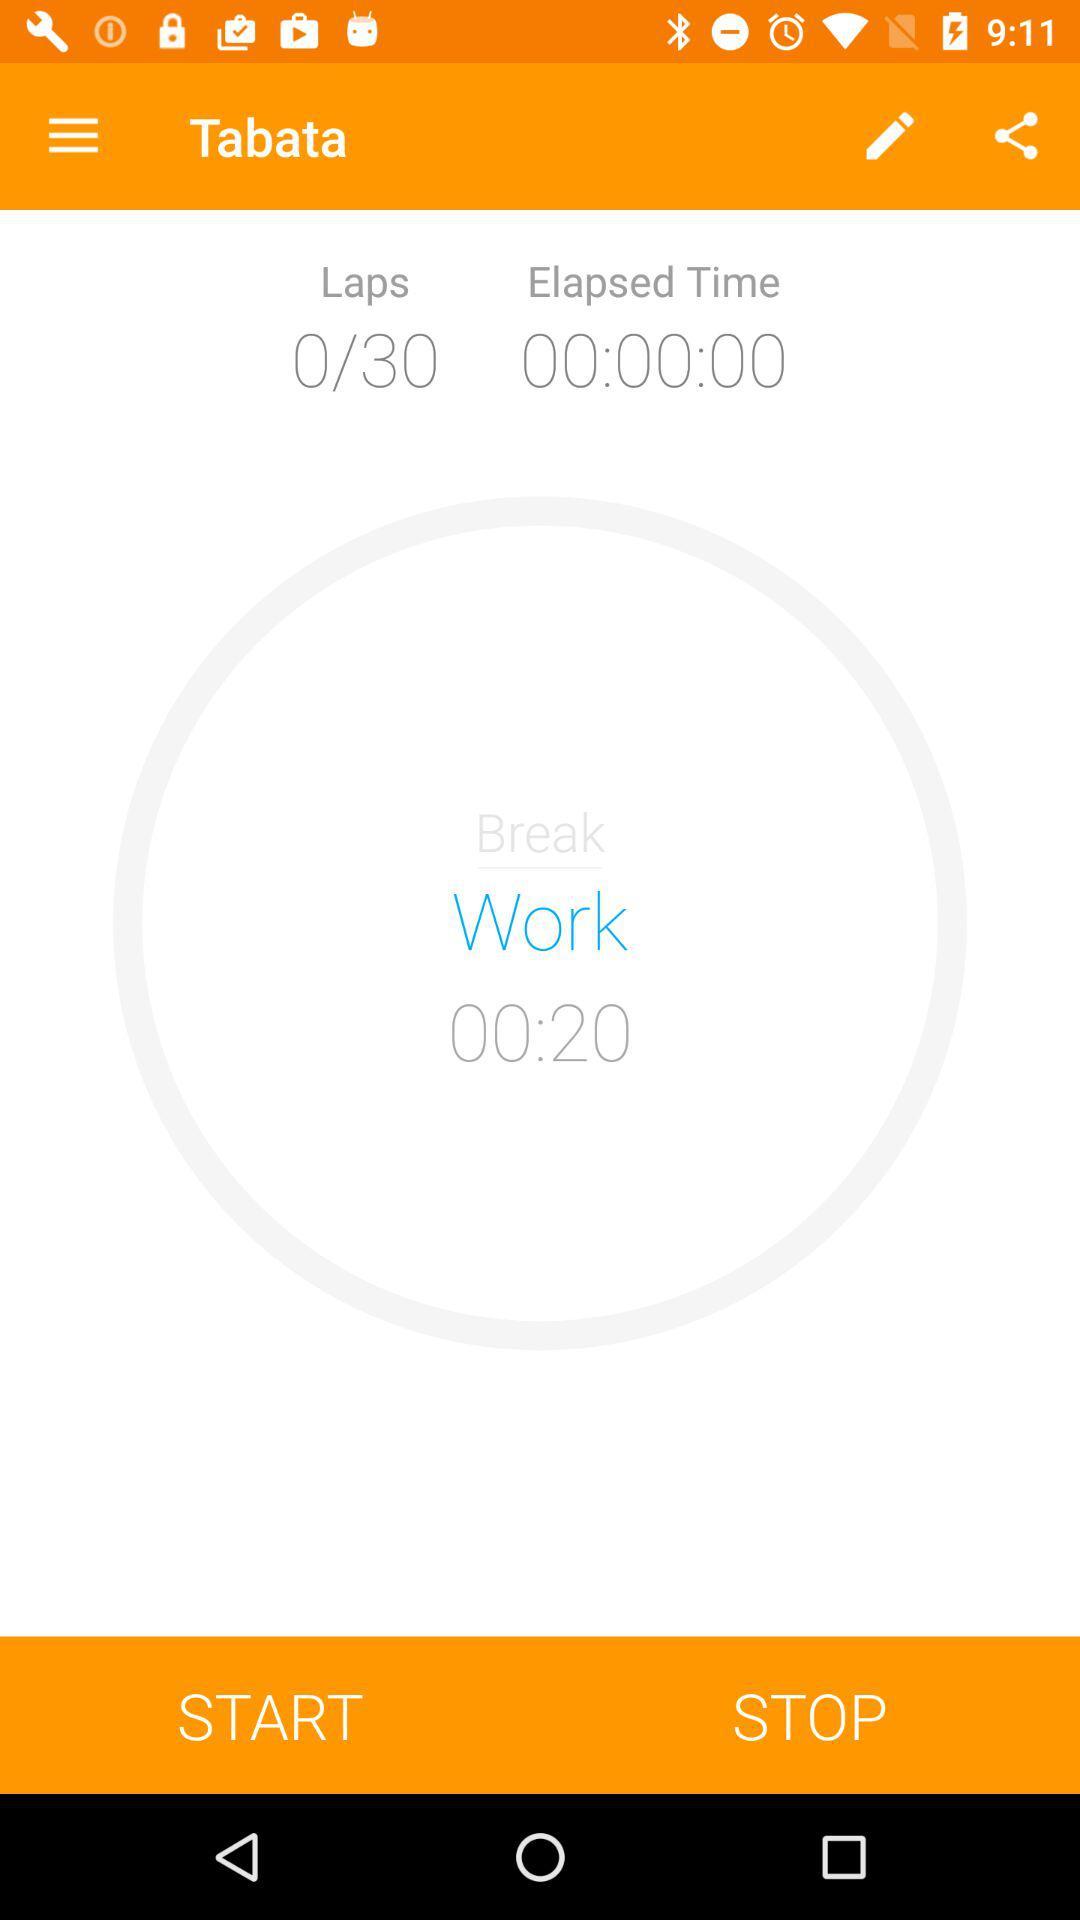 This screenshot has height=1920, width=1080. What do you see at coordinates (270, 1714) in the screenshot?
I see `item next to the stop` at bounding box center [270, 1714].